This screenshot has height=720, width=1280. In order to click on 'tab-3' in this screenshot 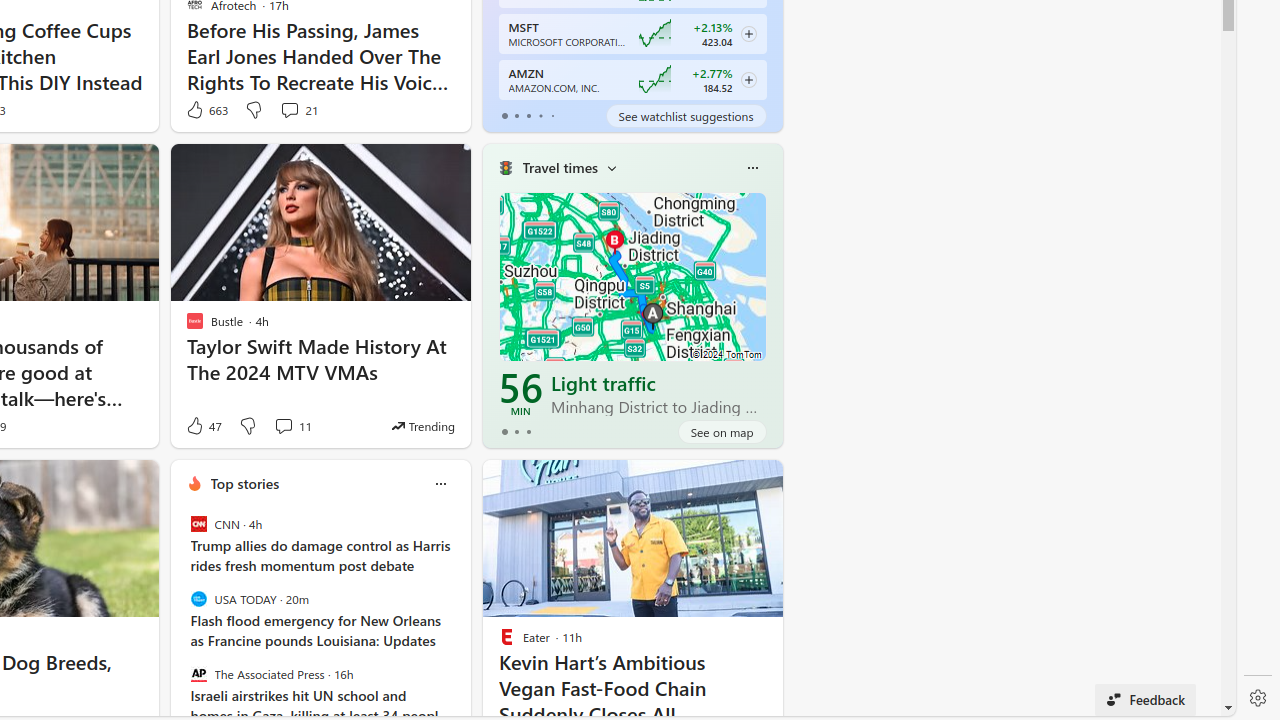, I will do `click(540, 115)`.